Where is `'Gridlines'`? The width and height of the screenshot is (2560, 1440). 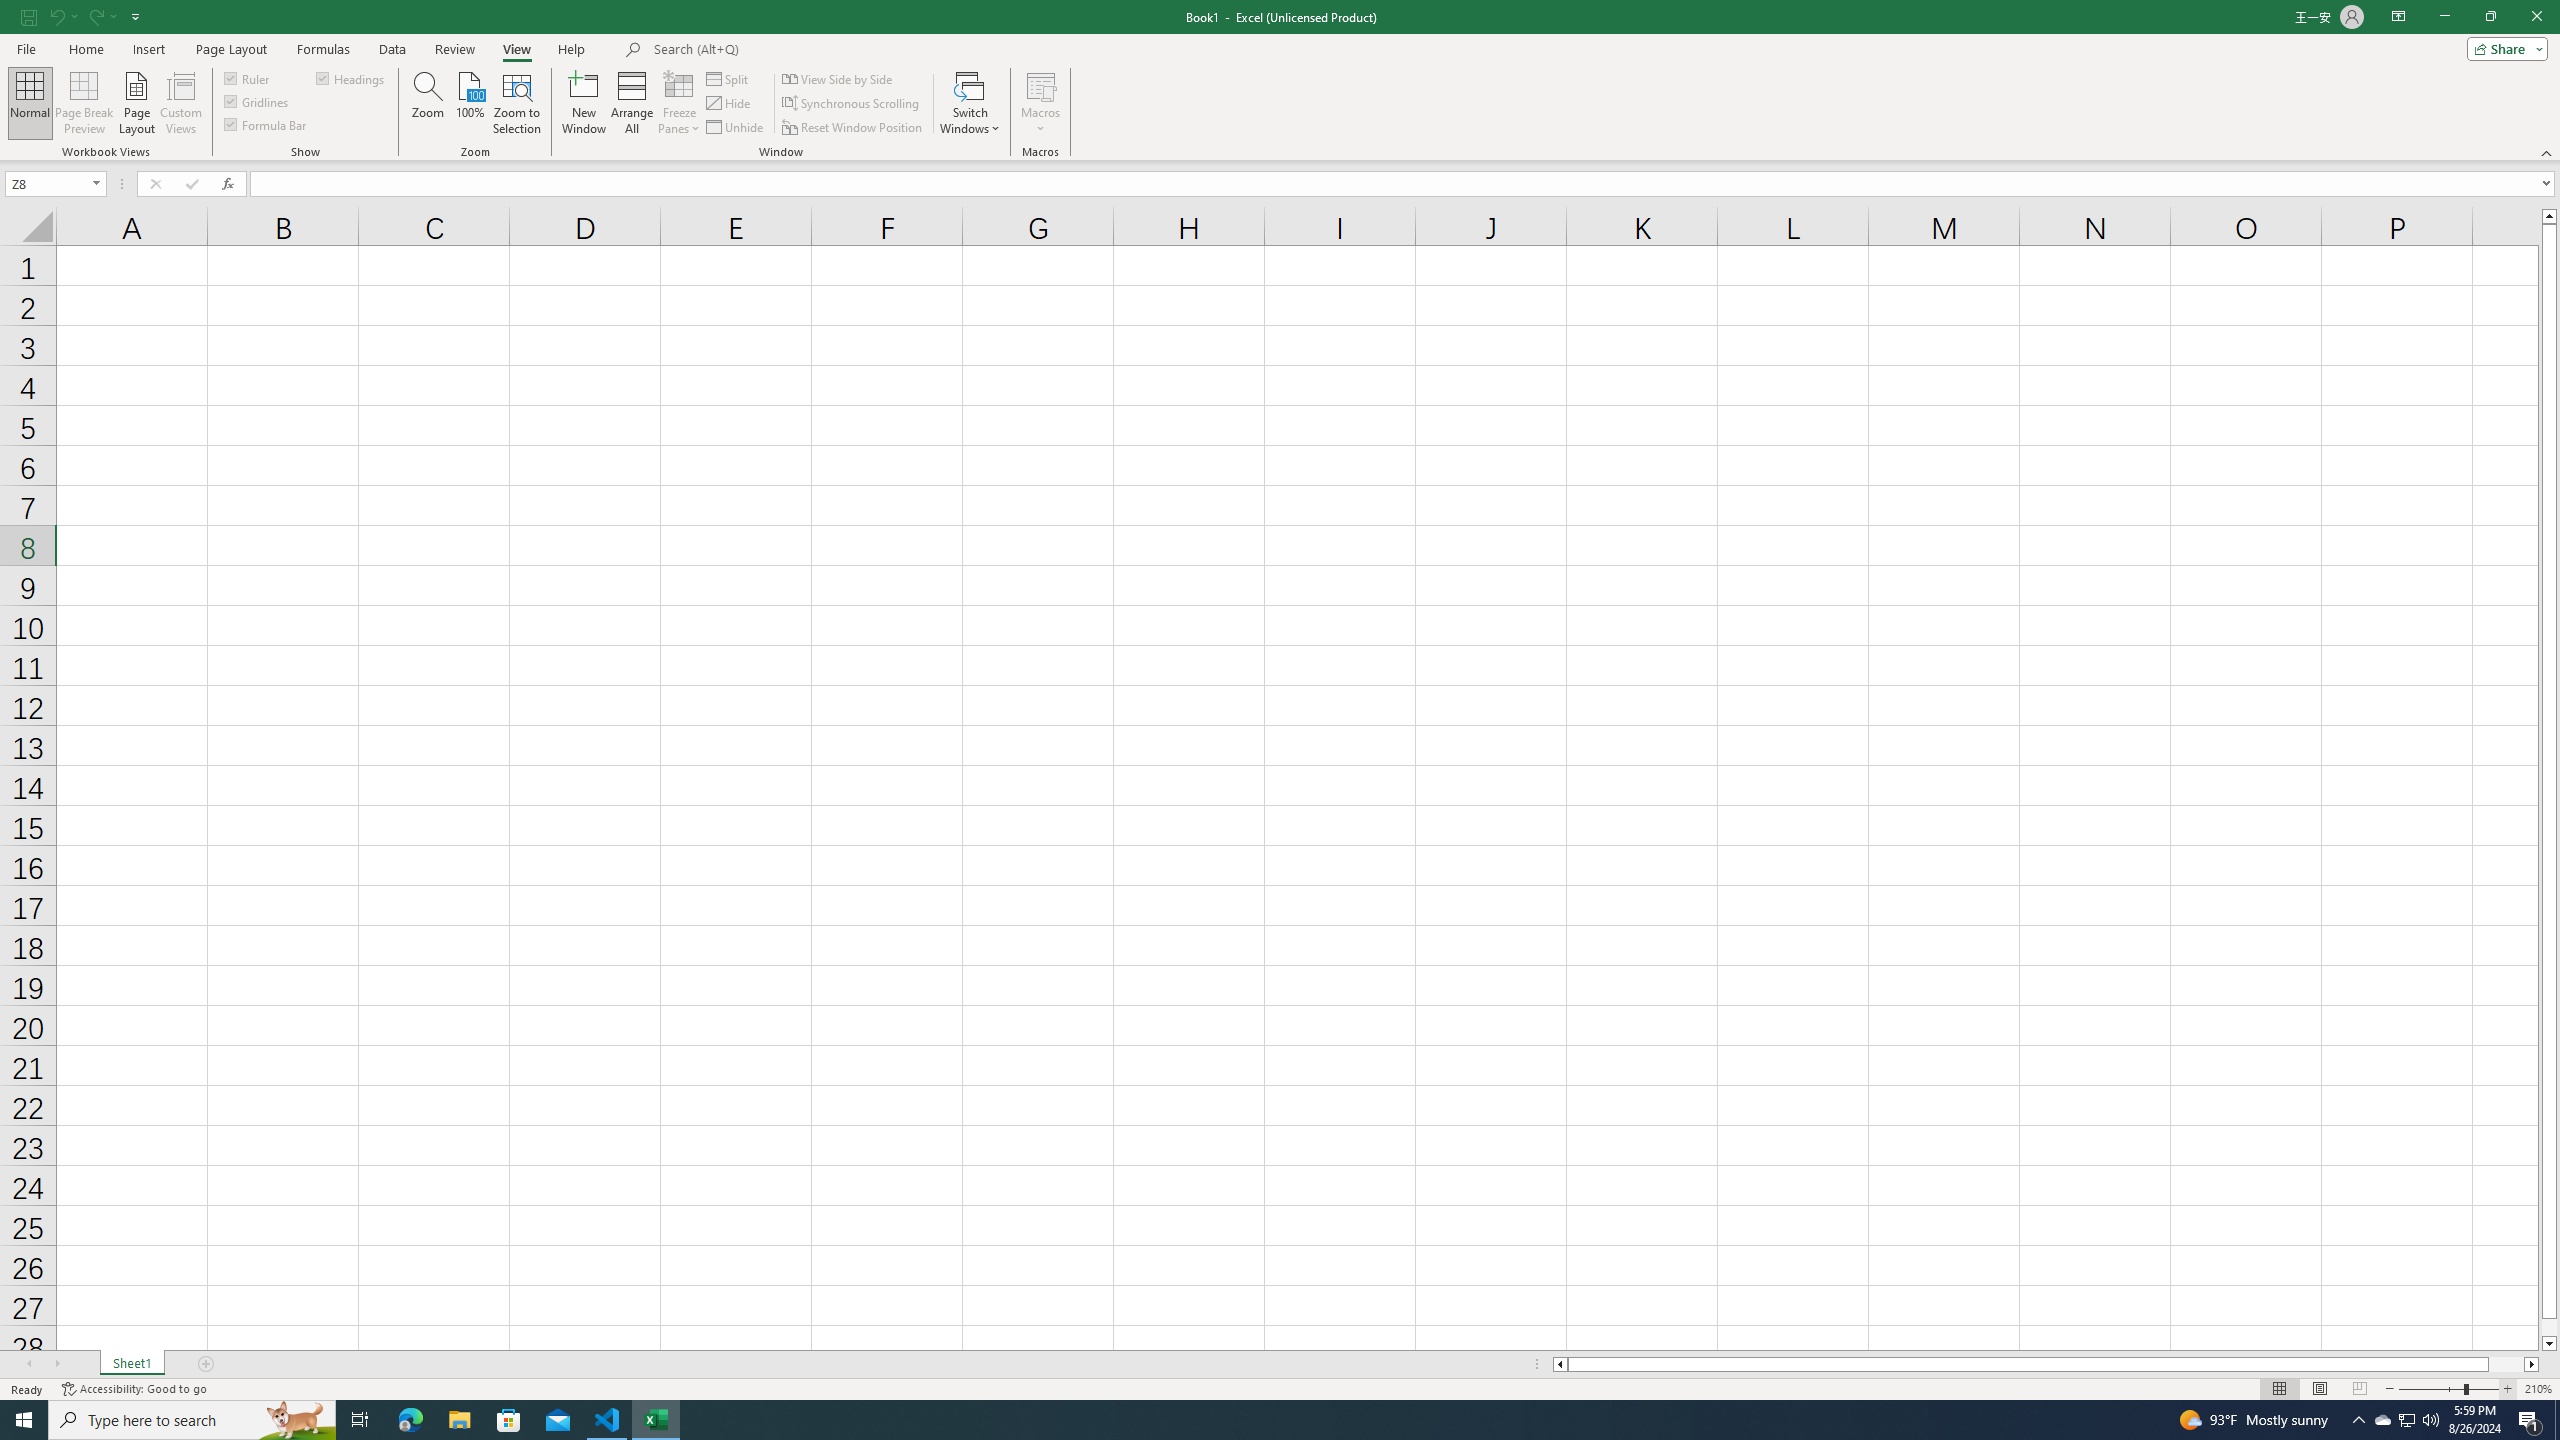
'Gridlines' is located at coordinates (256, 99).